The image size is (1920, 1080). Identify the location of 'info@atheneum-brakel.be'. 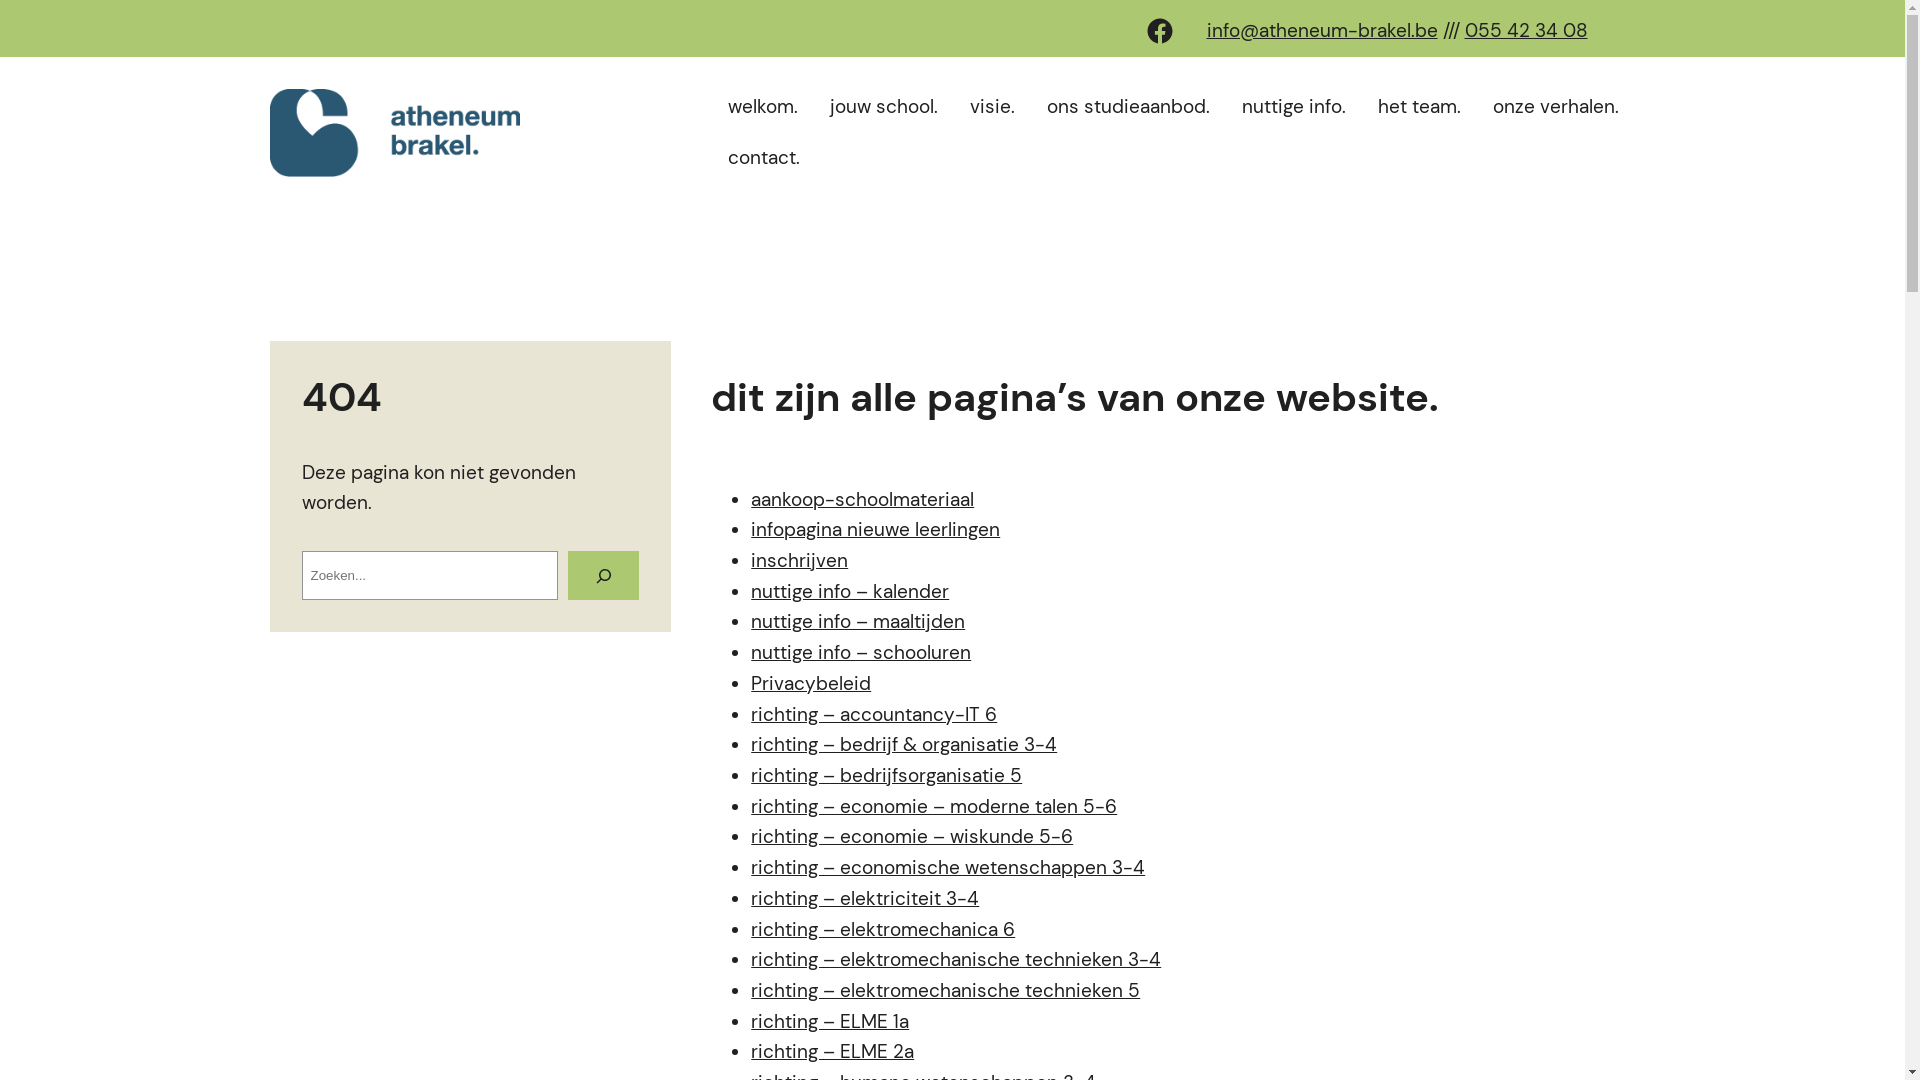
(1204, 30).